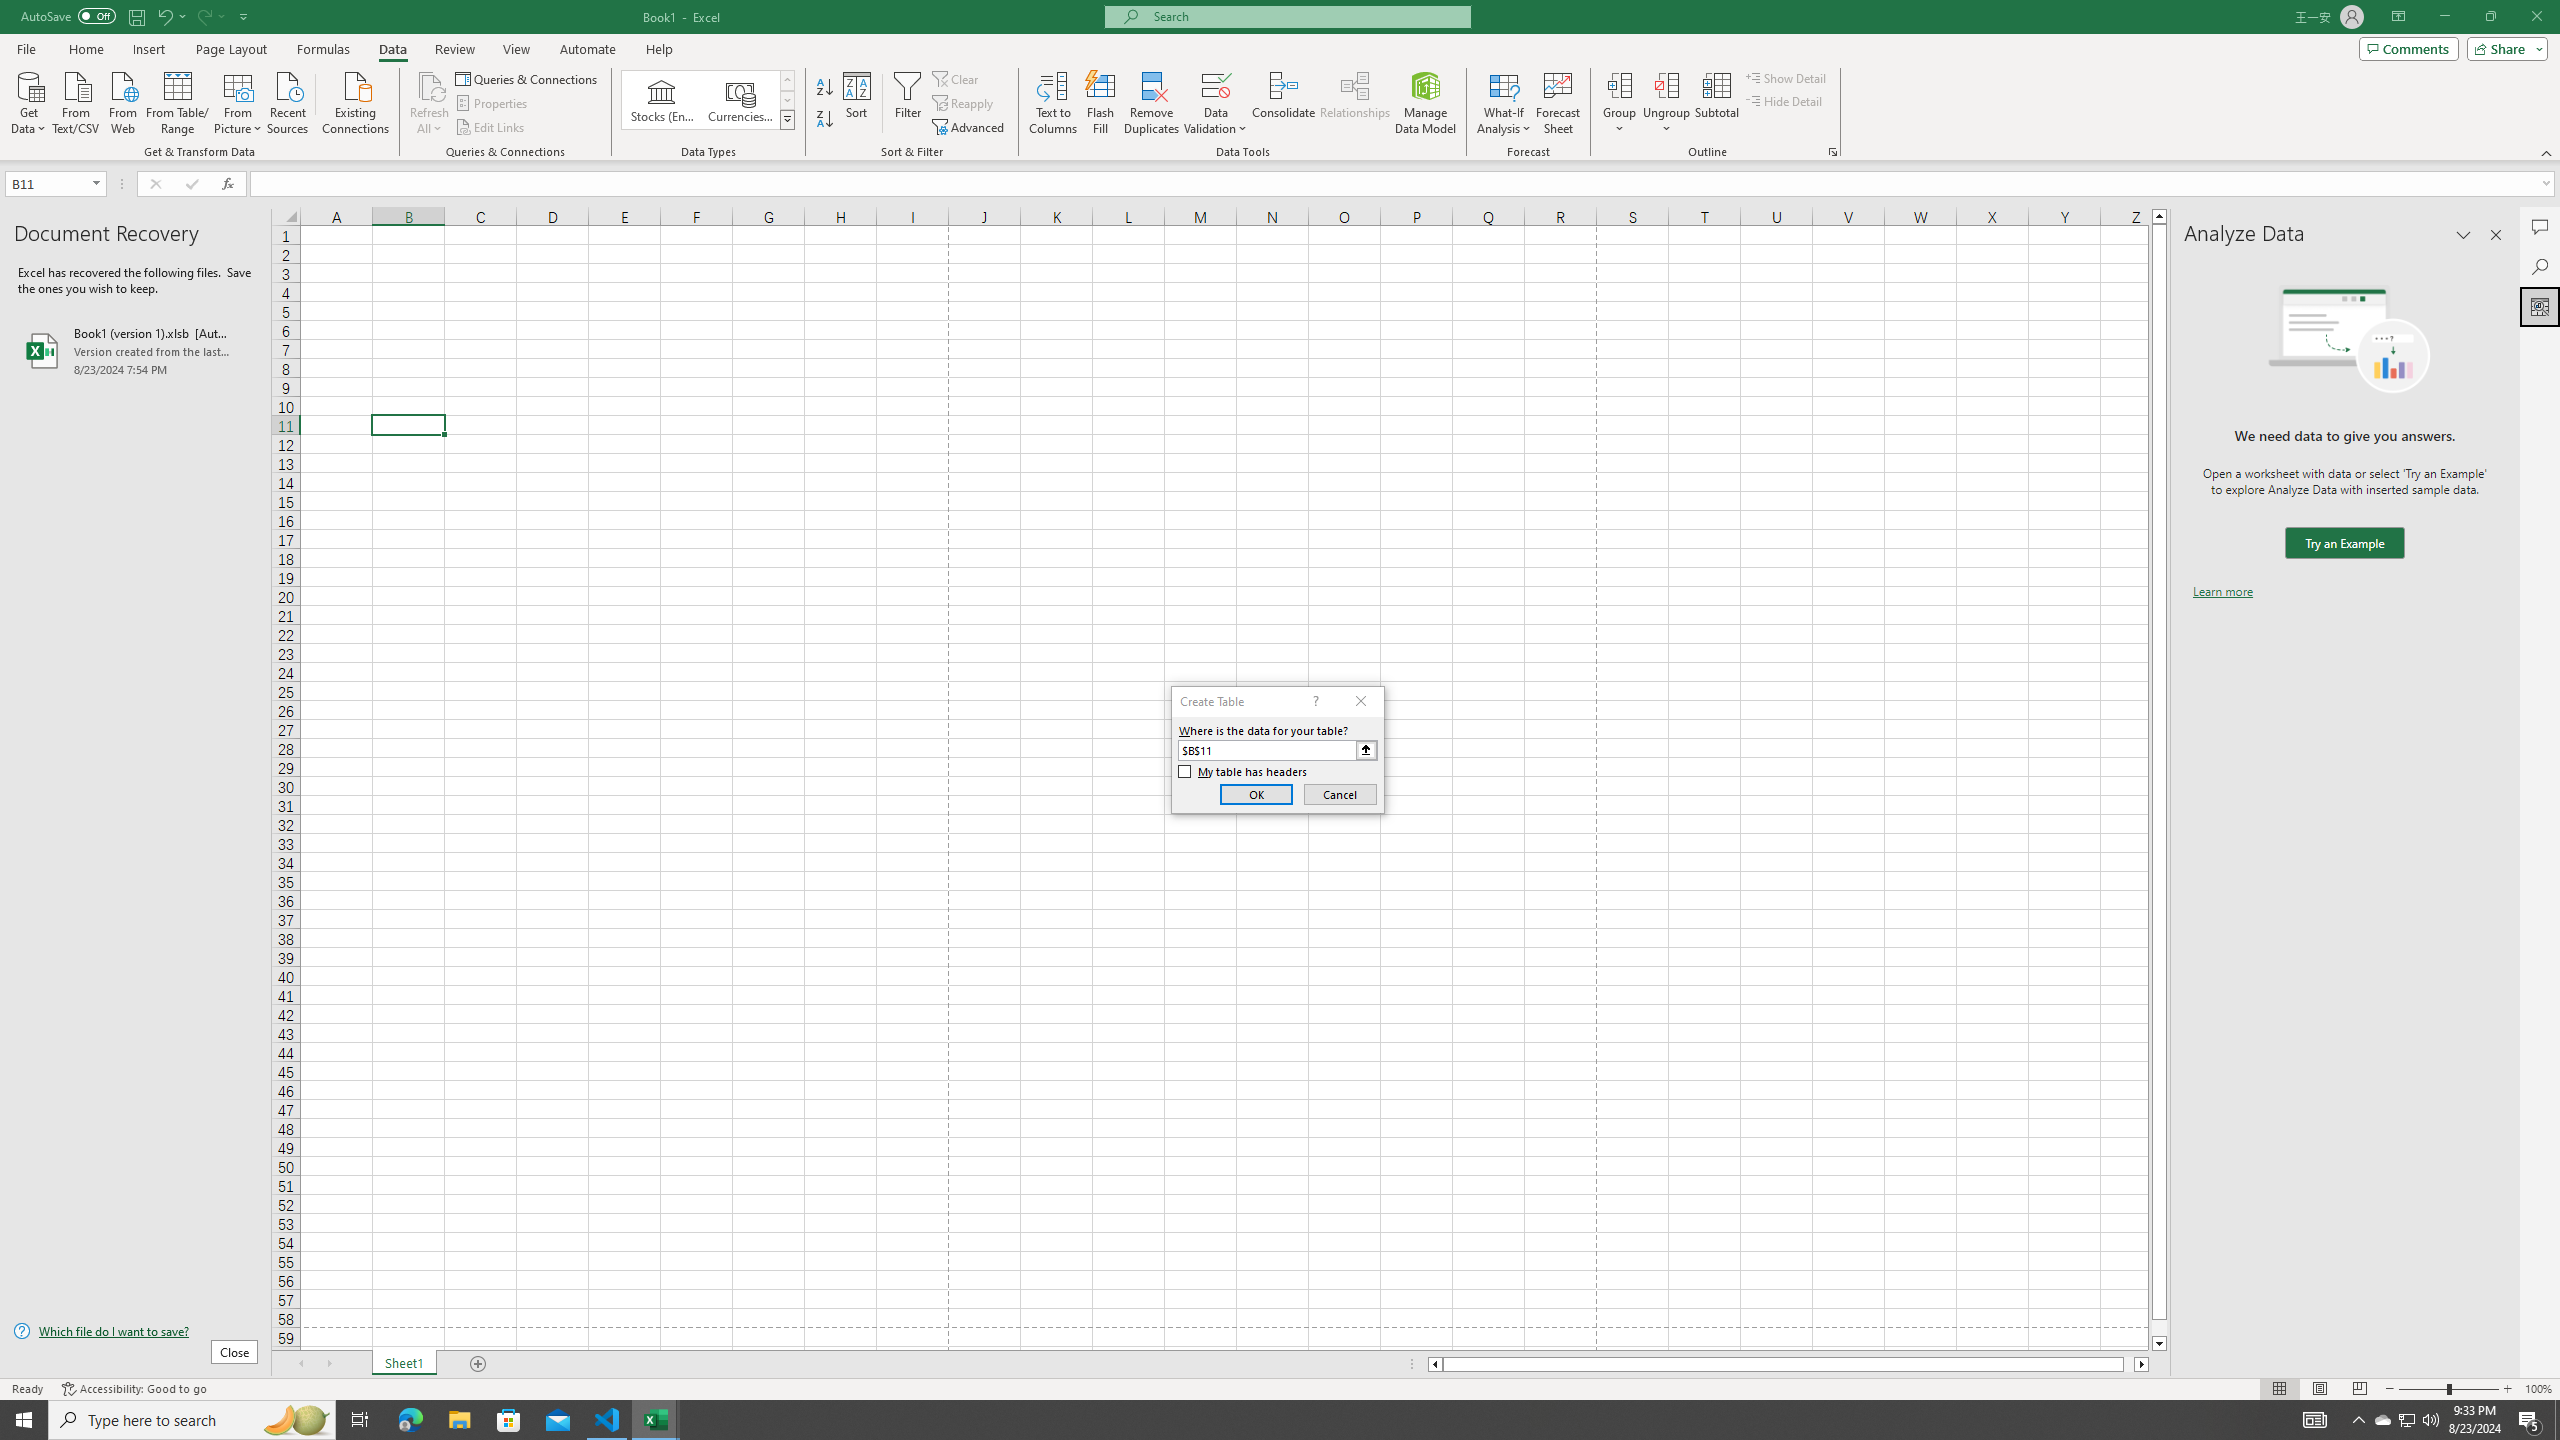 This screenshot has width=2560, height=1440. What do you see at coordinates (1785, 77) in the screenshot?
I see `'Show Detail'` at bounding box center [1785, 77].